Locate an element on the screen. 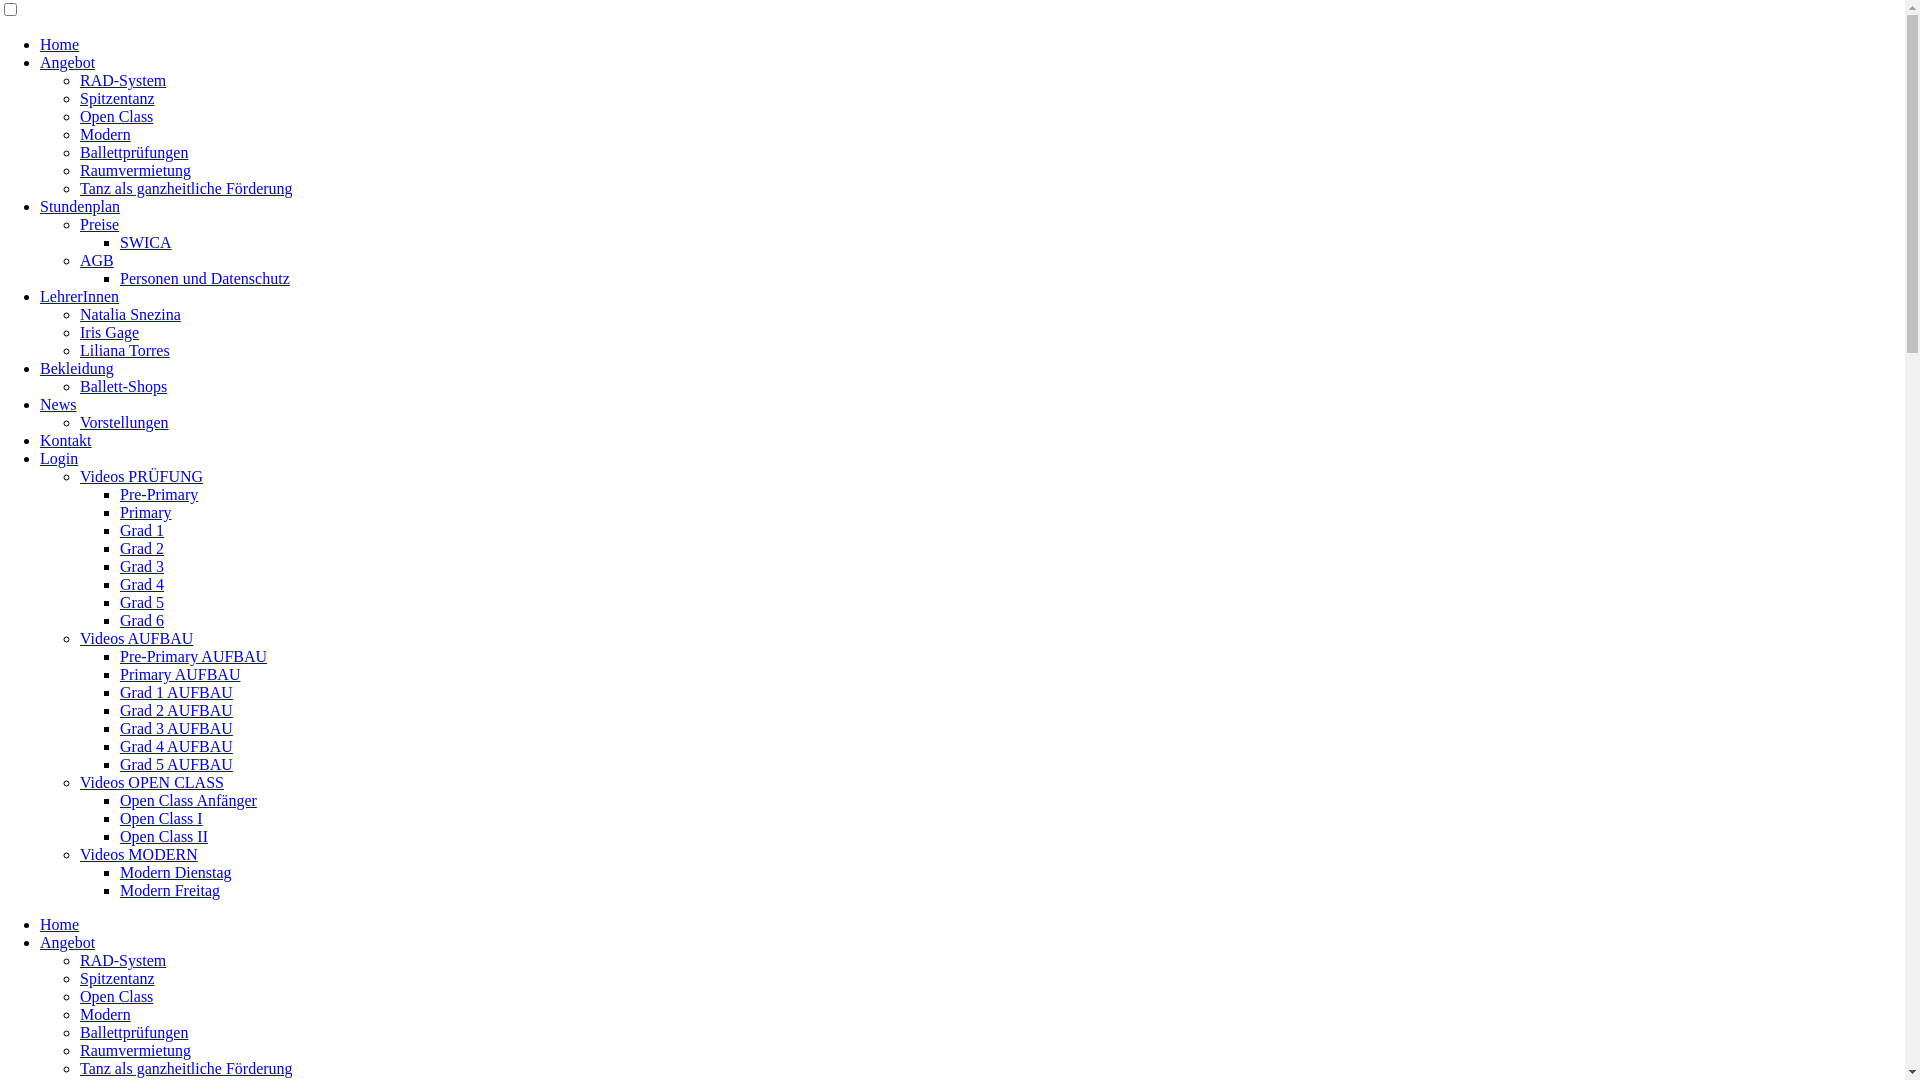 The height and width of the screenshot is (1080, 1920). 'Open Class II' is located at coordinates (163, 836).